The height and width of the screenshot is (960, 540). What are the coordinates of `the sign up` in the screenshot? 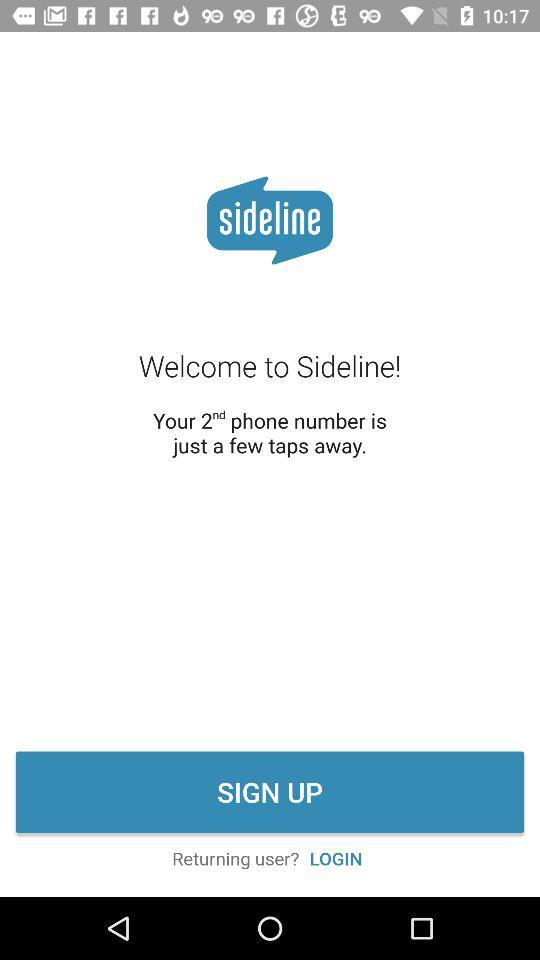 It's located at (270, 792).